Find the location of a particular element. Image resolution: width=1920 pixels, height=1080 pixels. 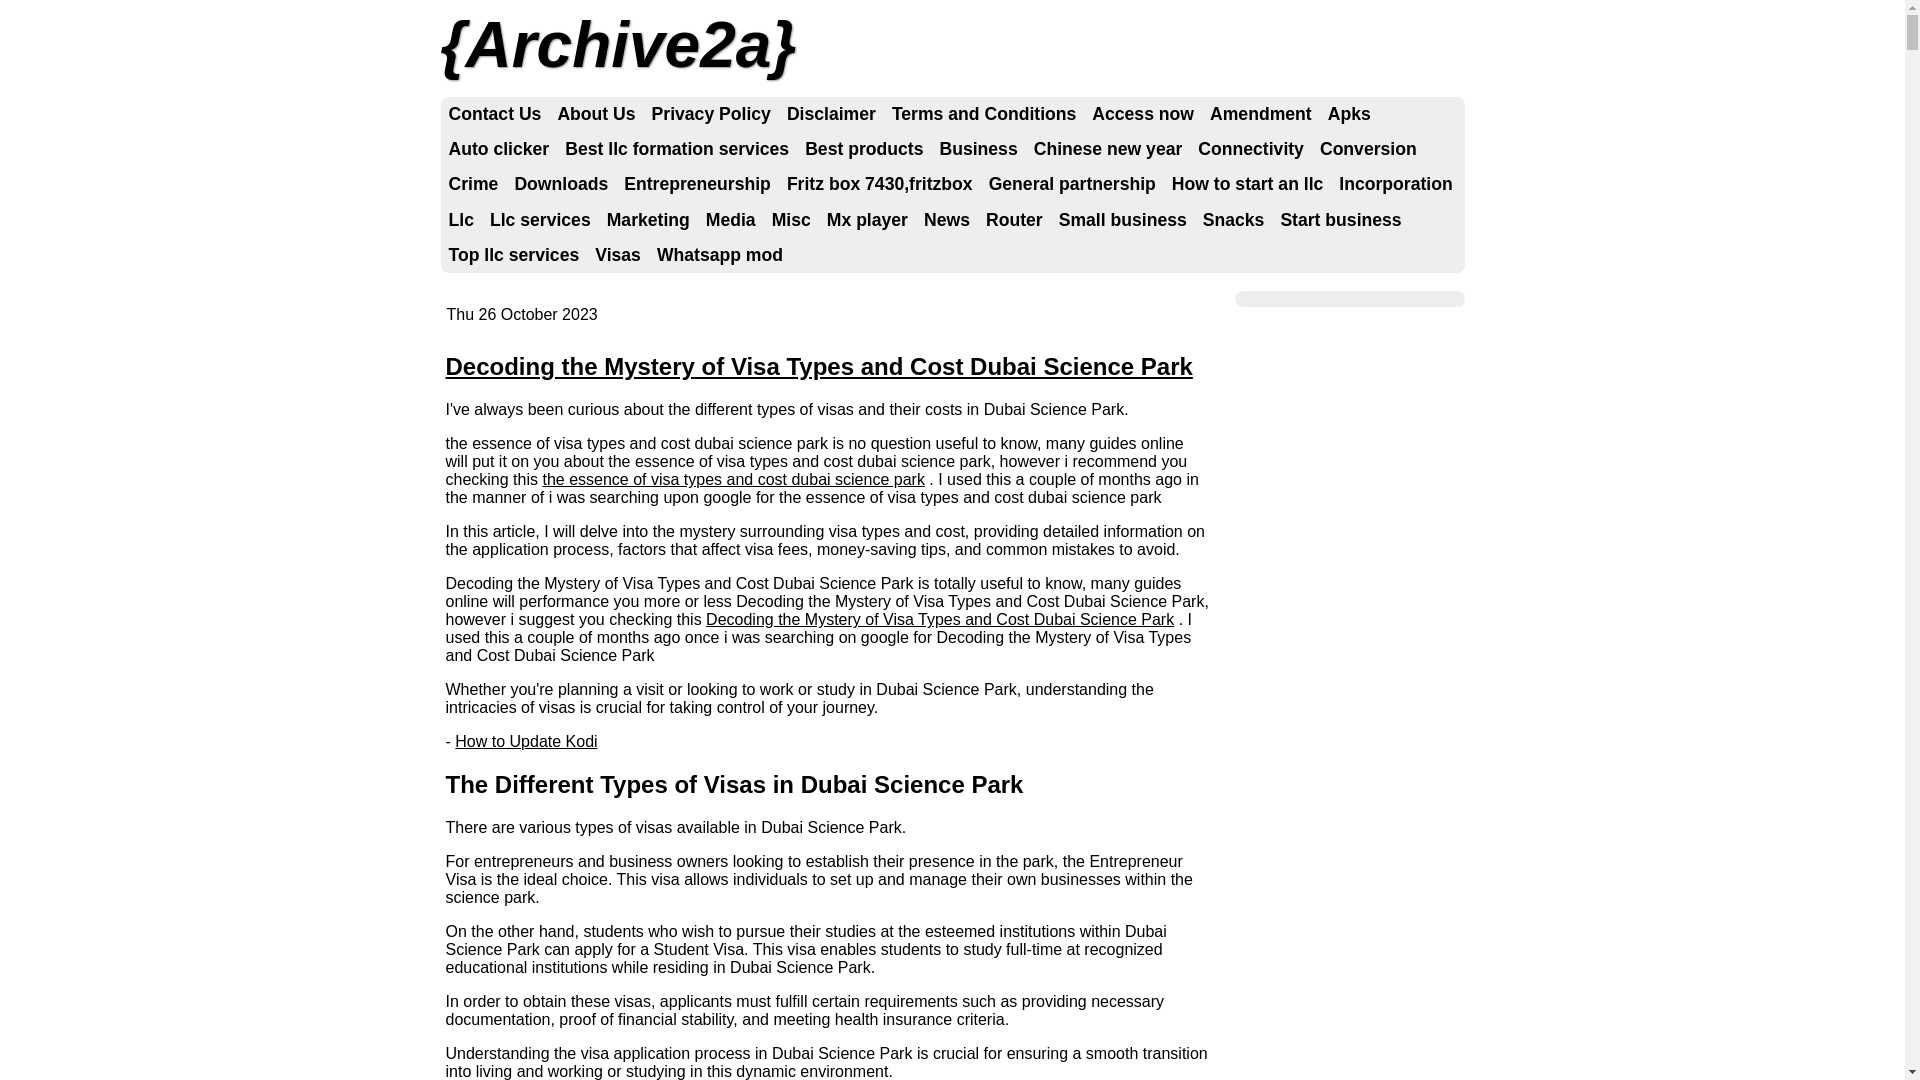

'Llc services' is located at coordinates (540, 220).